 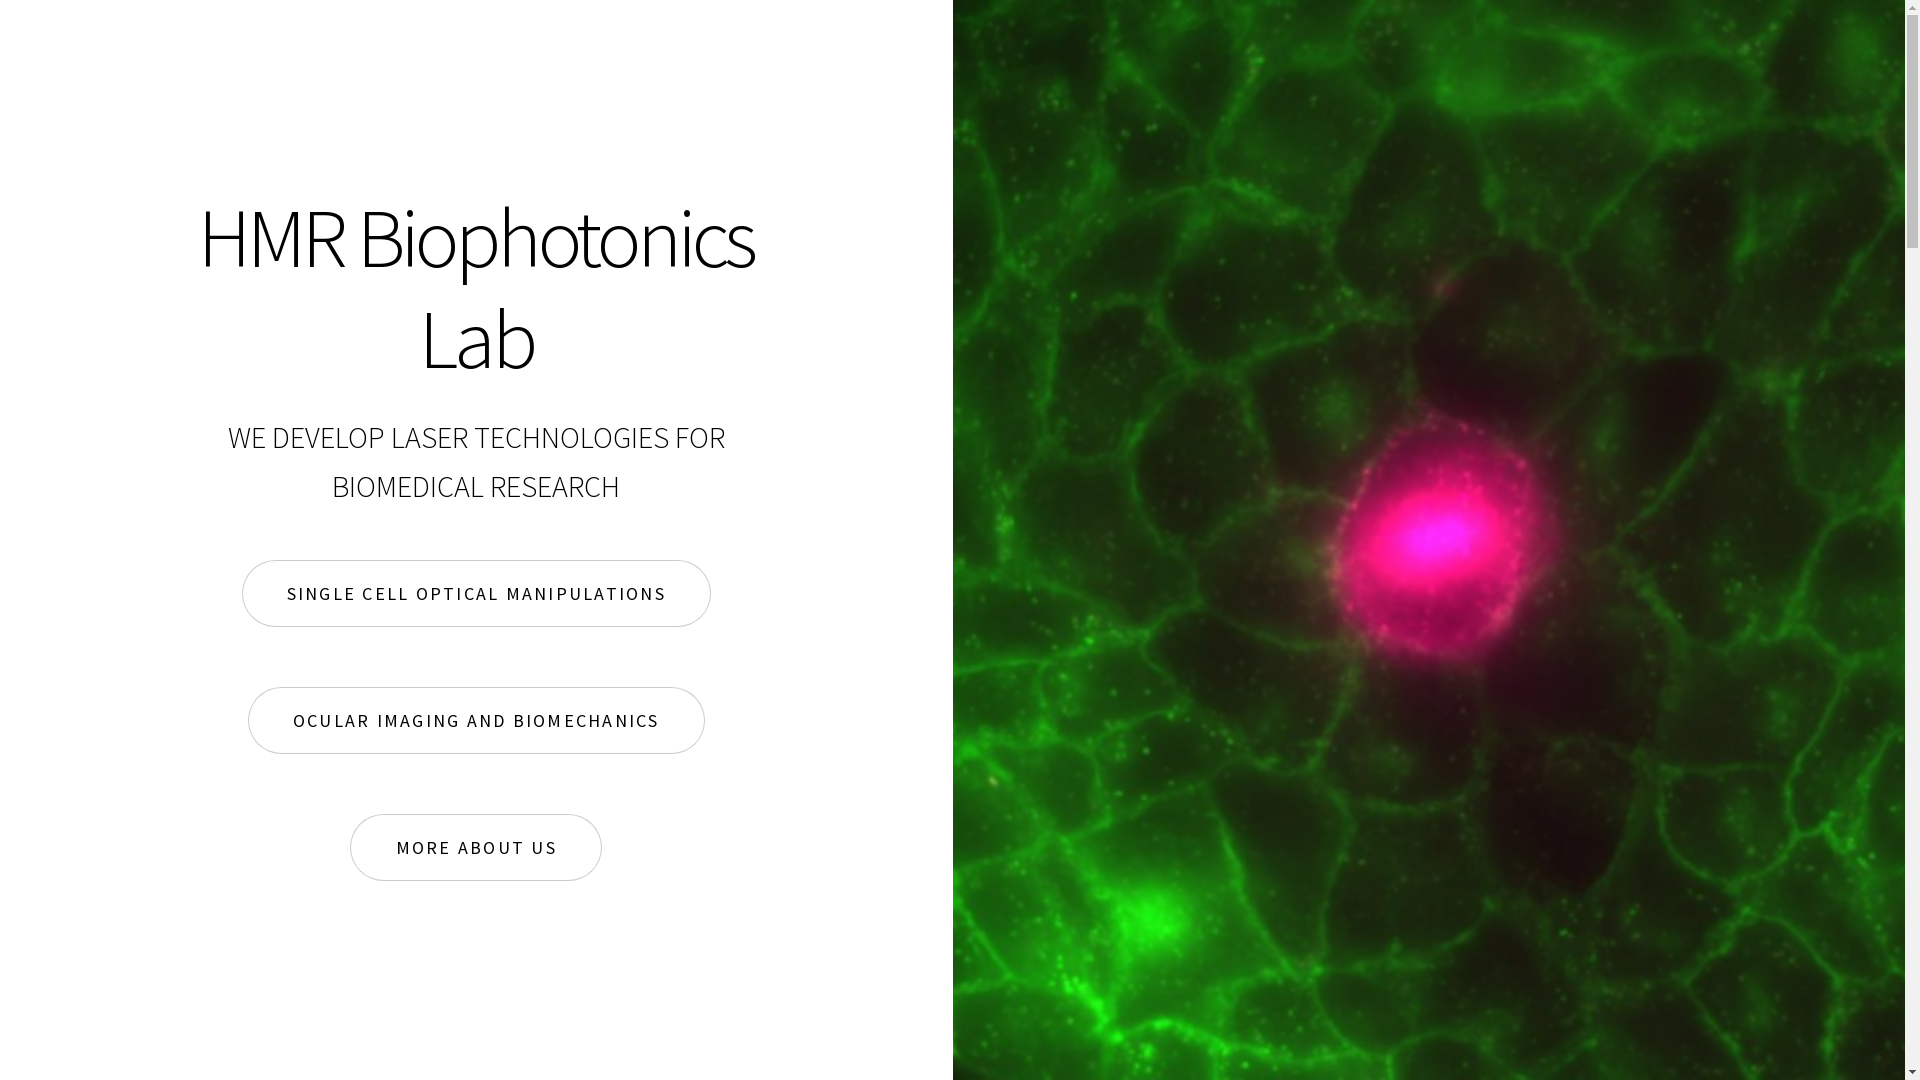 What do you see at coordinates (475, 593) in the screenshot?
I see `'SINGLE CELL OPTICAL MANIPULATIONS'` at bounding box center [475, 593].